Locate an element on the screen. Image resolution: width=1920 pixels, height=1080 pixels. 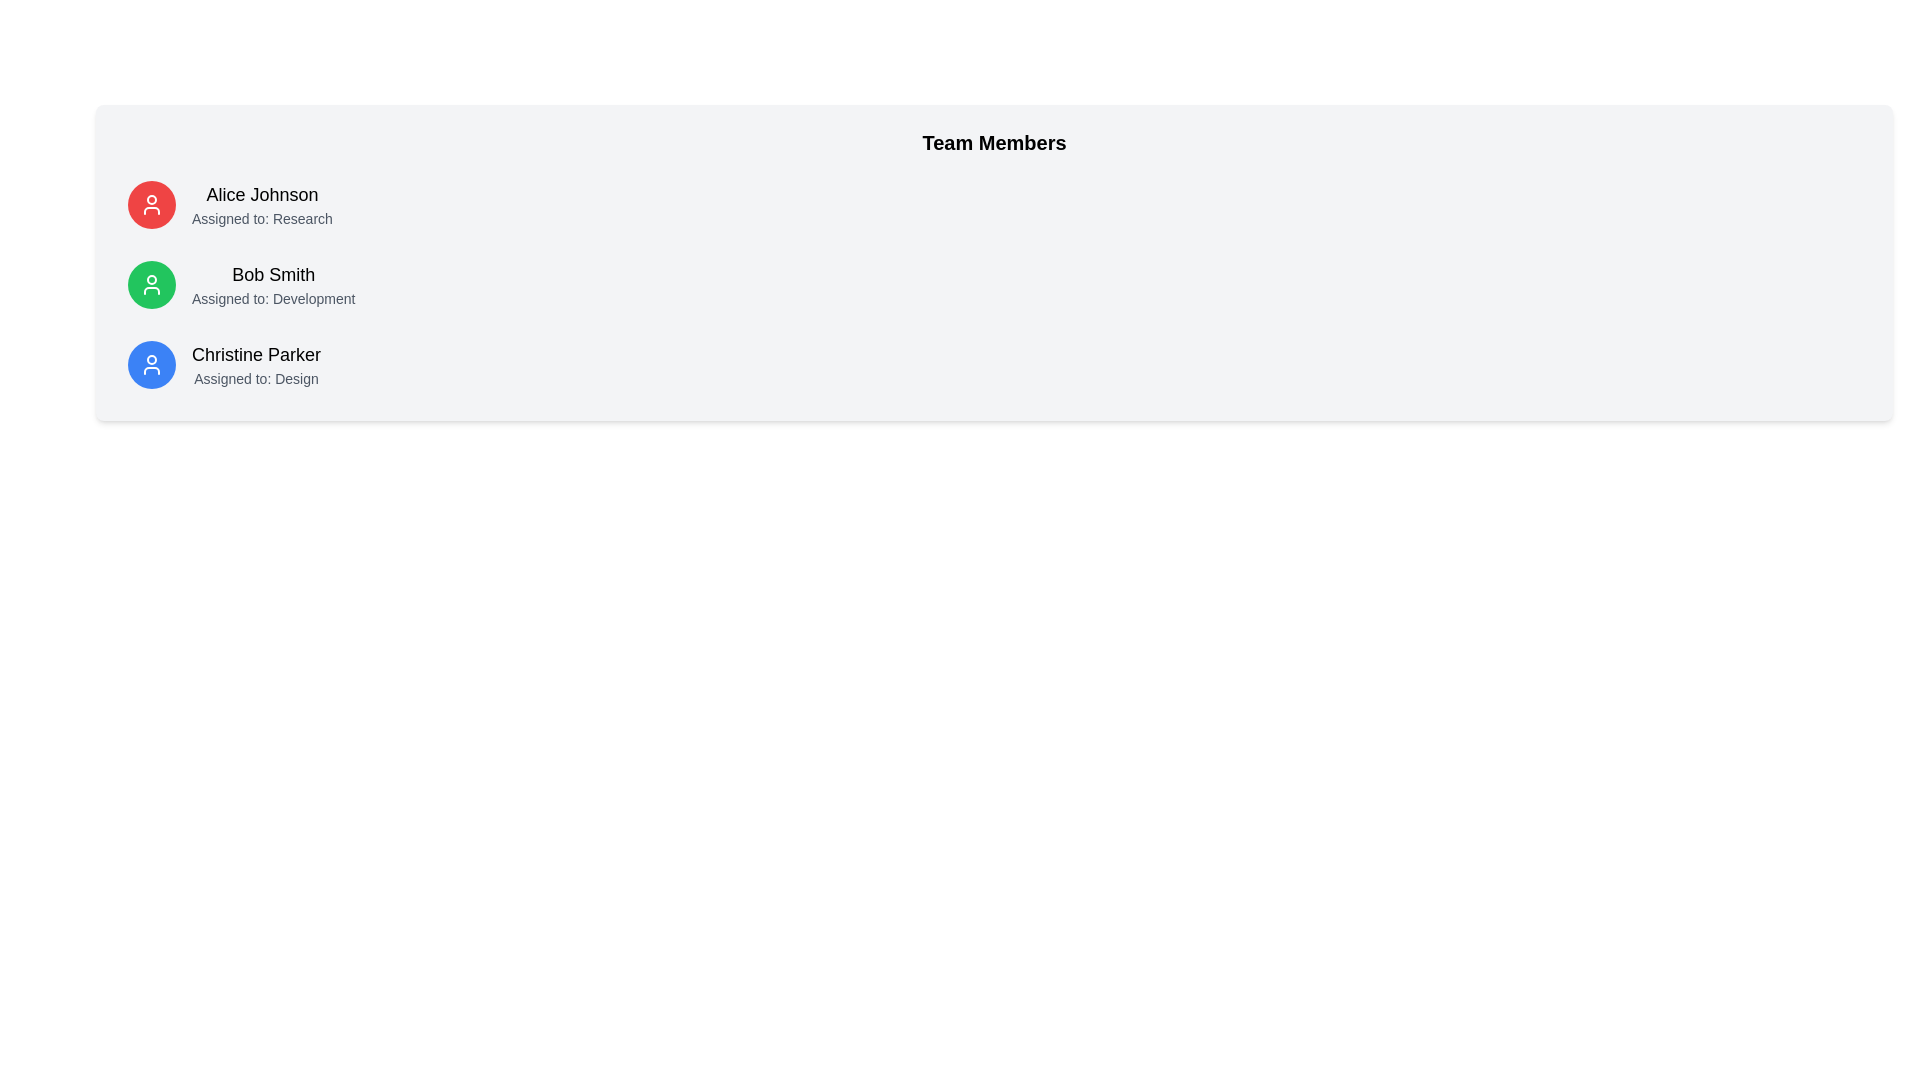
the text label displaying 'Christine Parker', which is styled in a larger sans-serif font and positioned above the smaller text 'Assigned to: Design' is located at coordinates (255, 353).